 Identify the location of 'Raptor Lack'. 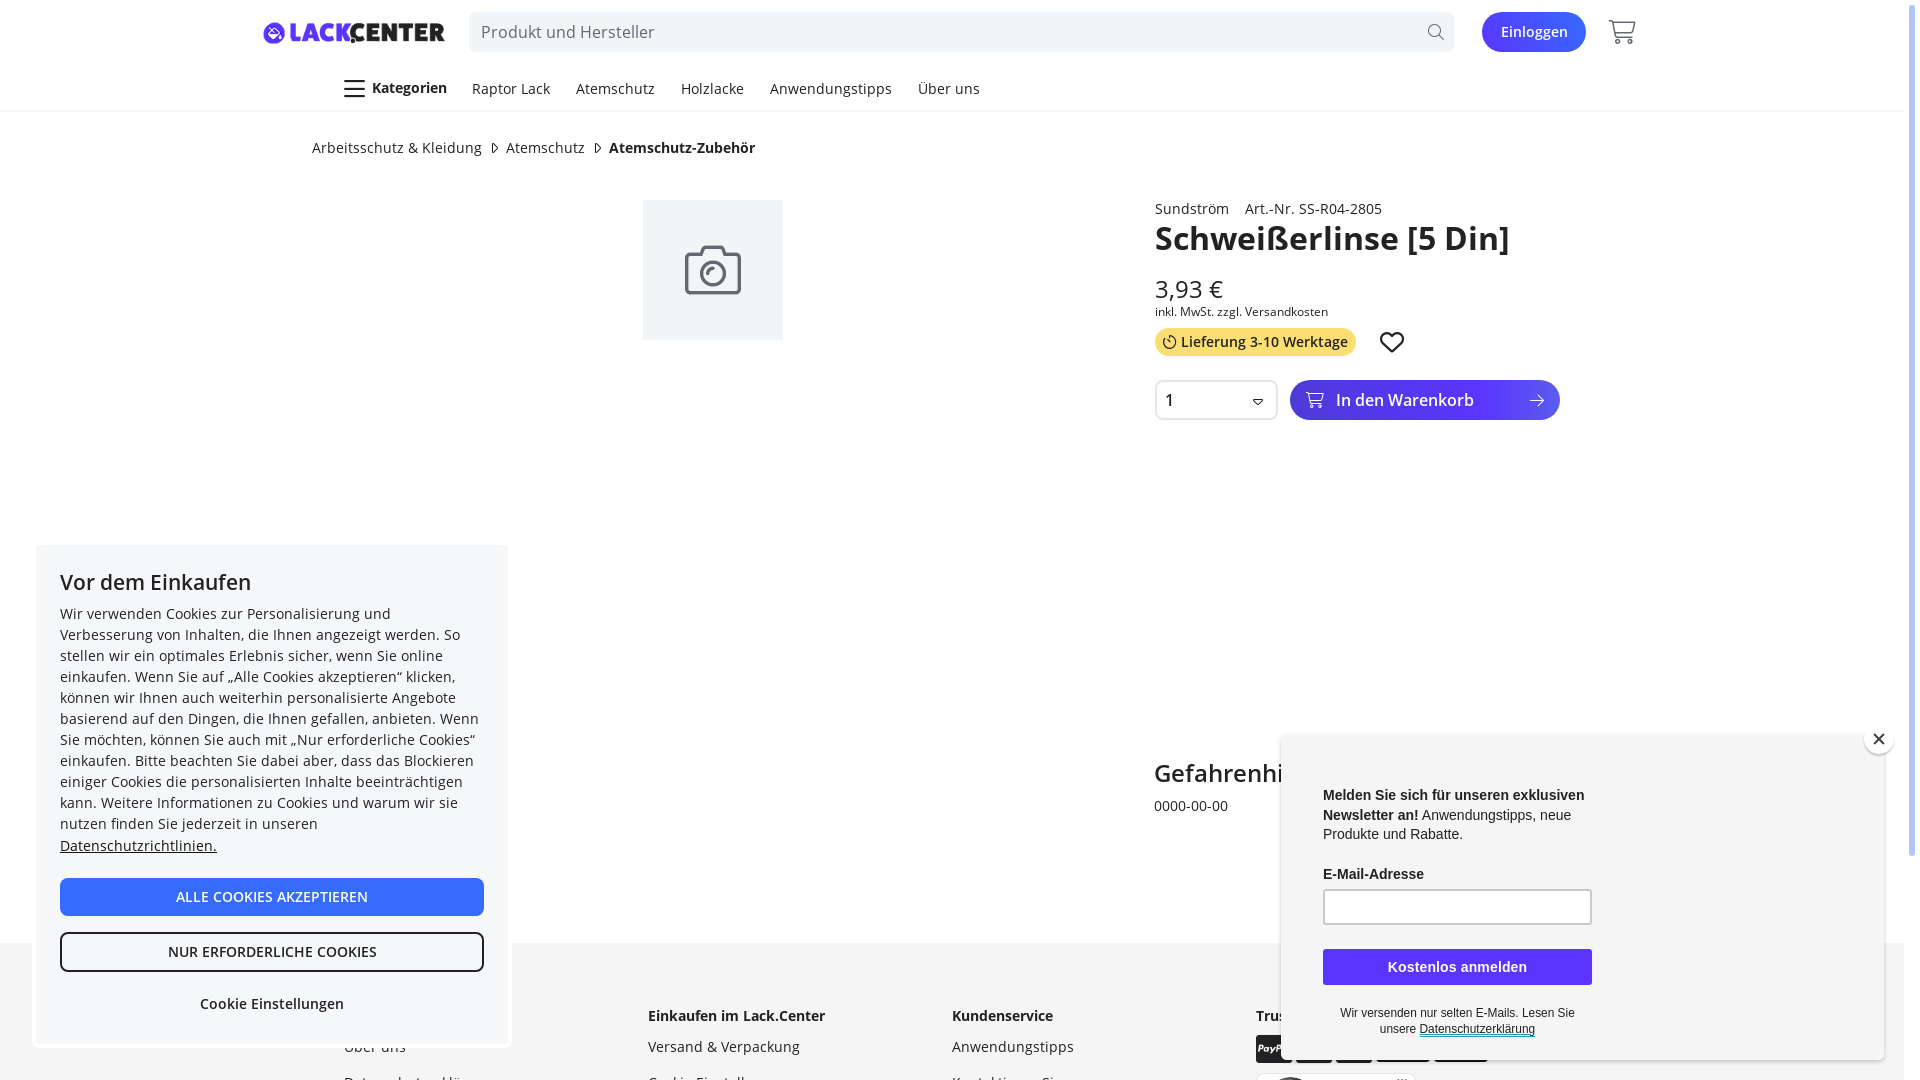
(510, 87).